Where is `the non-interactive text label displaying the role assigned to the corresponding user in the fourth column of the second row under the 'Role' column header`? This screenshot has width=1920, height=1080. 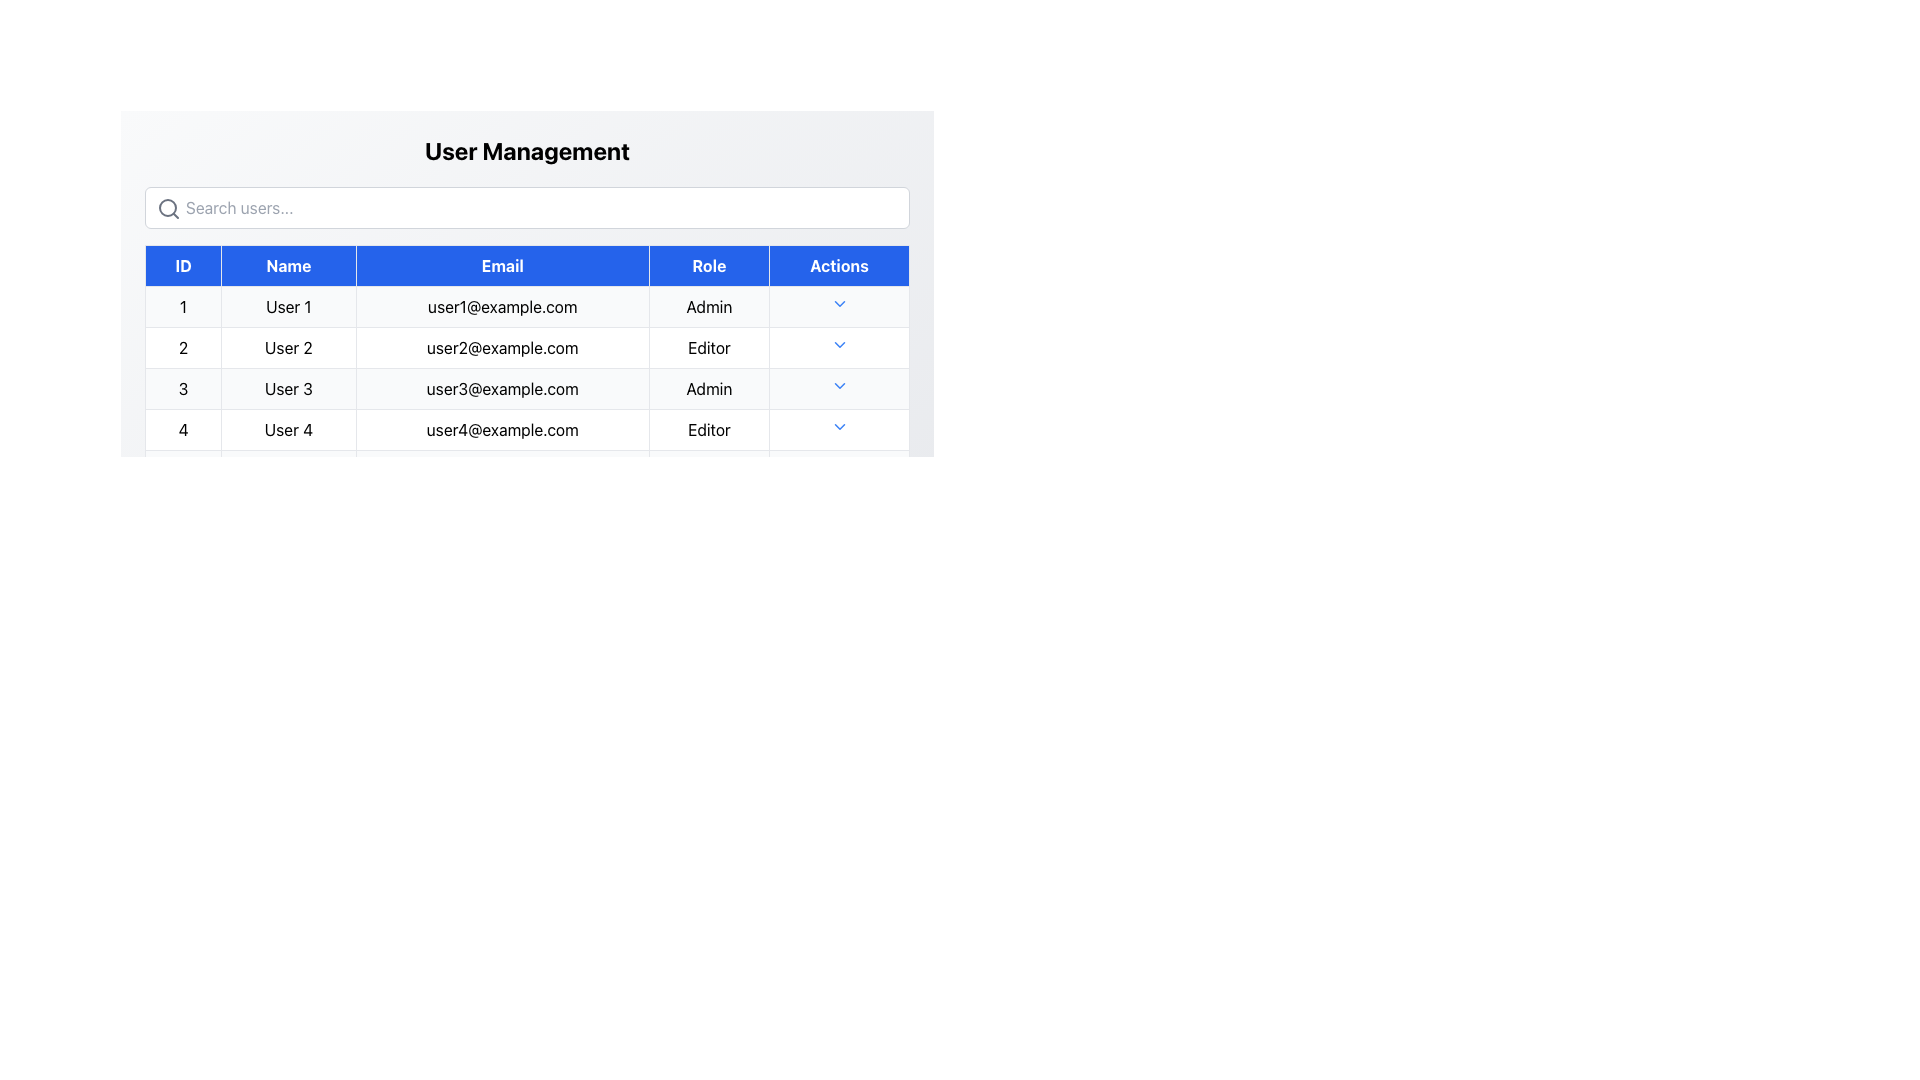 the non-interactive text label displaying the role assigned to the corresponding user in the fourth column of the second row under the 'Role' column header is located at coordinates (709, 346).